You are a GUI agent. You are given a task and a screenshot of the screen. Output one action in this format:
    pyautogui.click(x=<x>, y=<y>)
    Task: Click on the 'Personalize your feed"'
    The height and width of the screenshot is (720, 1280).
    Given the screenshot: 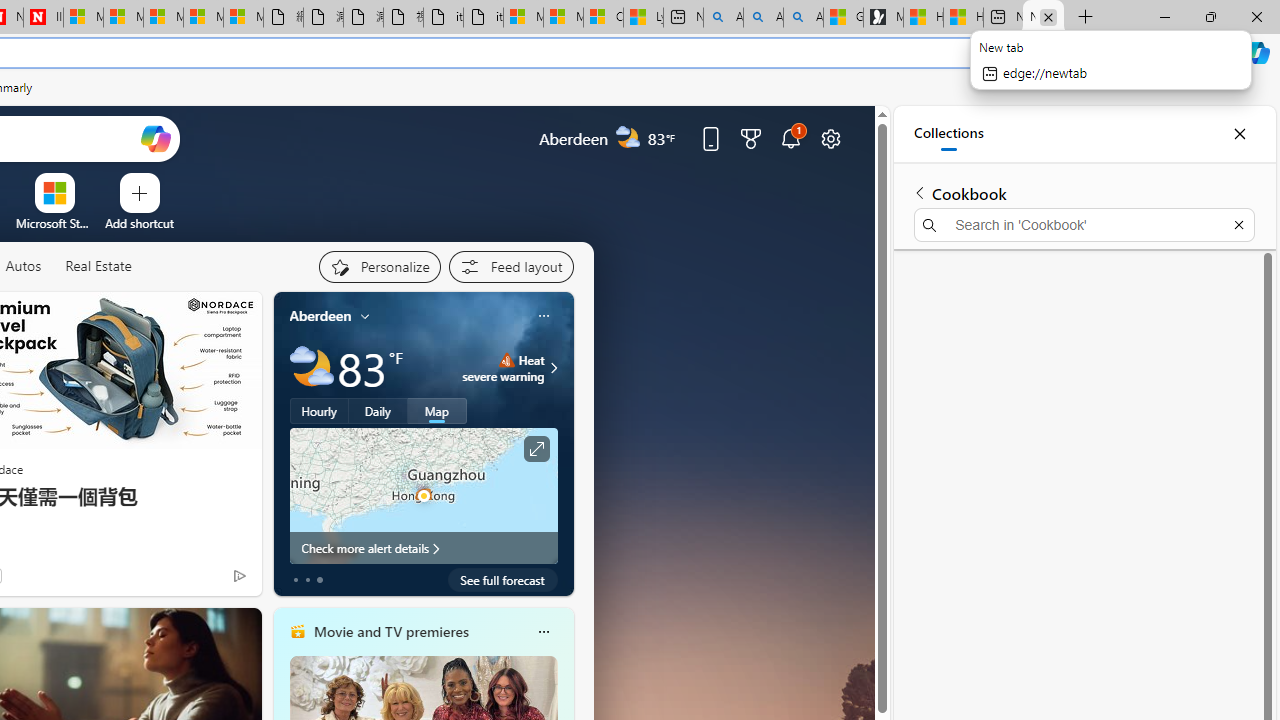 What is the action you would take?
    pyautogui.click(x=379, y=266)
    